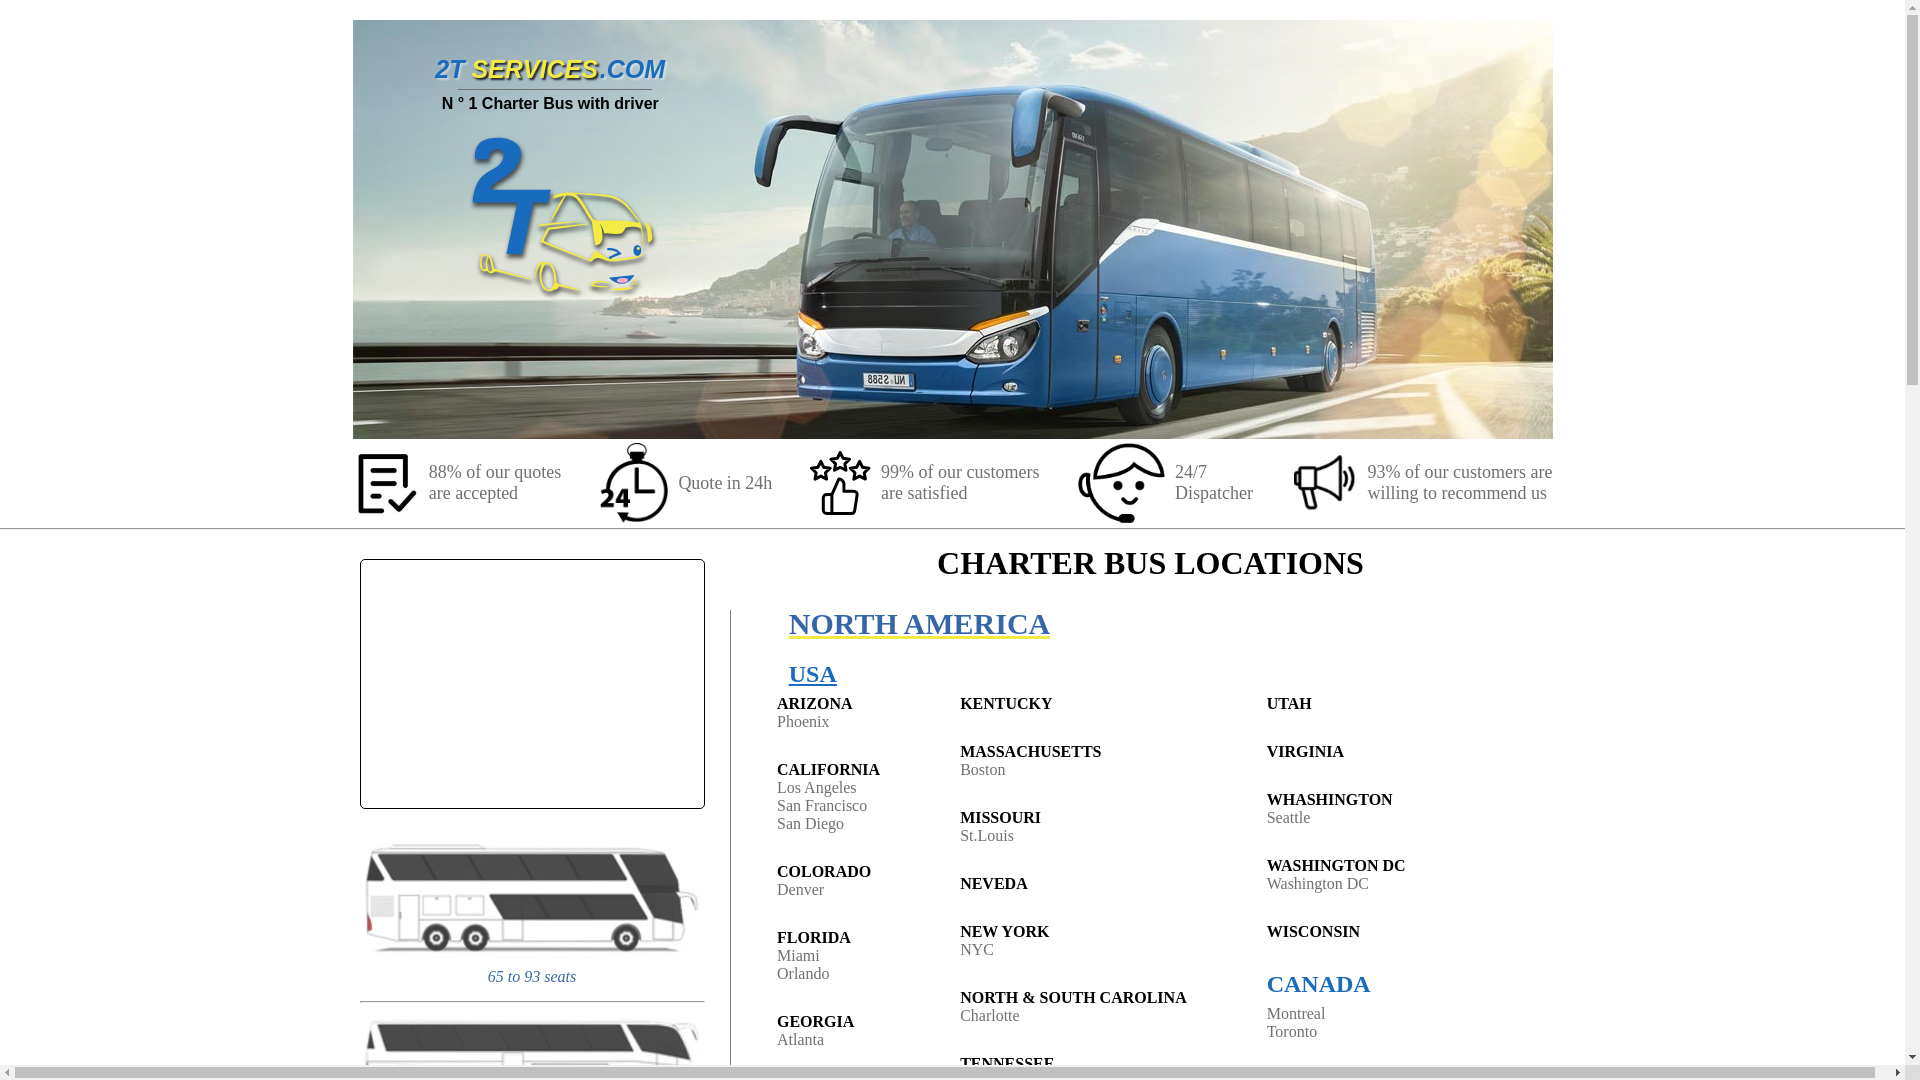 This screenshot has width=1920, height=1080. What do you see at coordinates (800, 1038) in the screenshot?
I see `'Atlanta'` at bounding box center [800, 1038].